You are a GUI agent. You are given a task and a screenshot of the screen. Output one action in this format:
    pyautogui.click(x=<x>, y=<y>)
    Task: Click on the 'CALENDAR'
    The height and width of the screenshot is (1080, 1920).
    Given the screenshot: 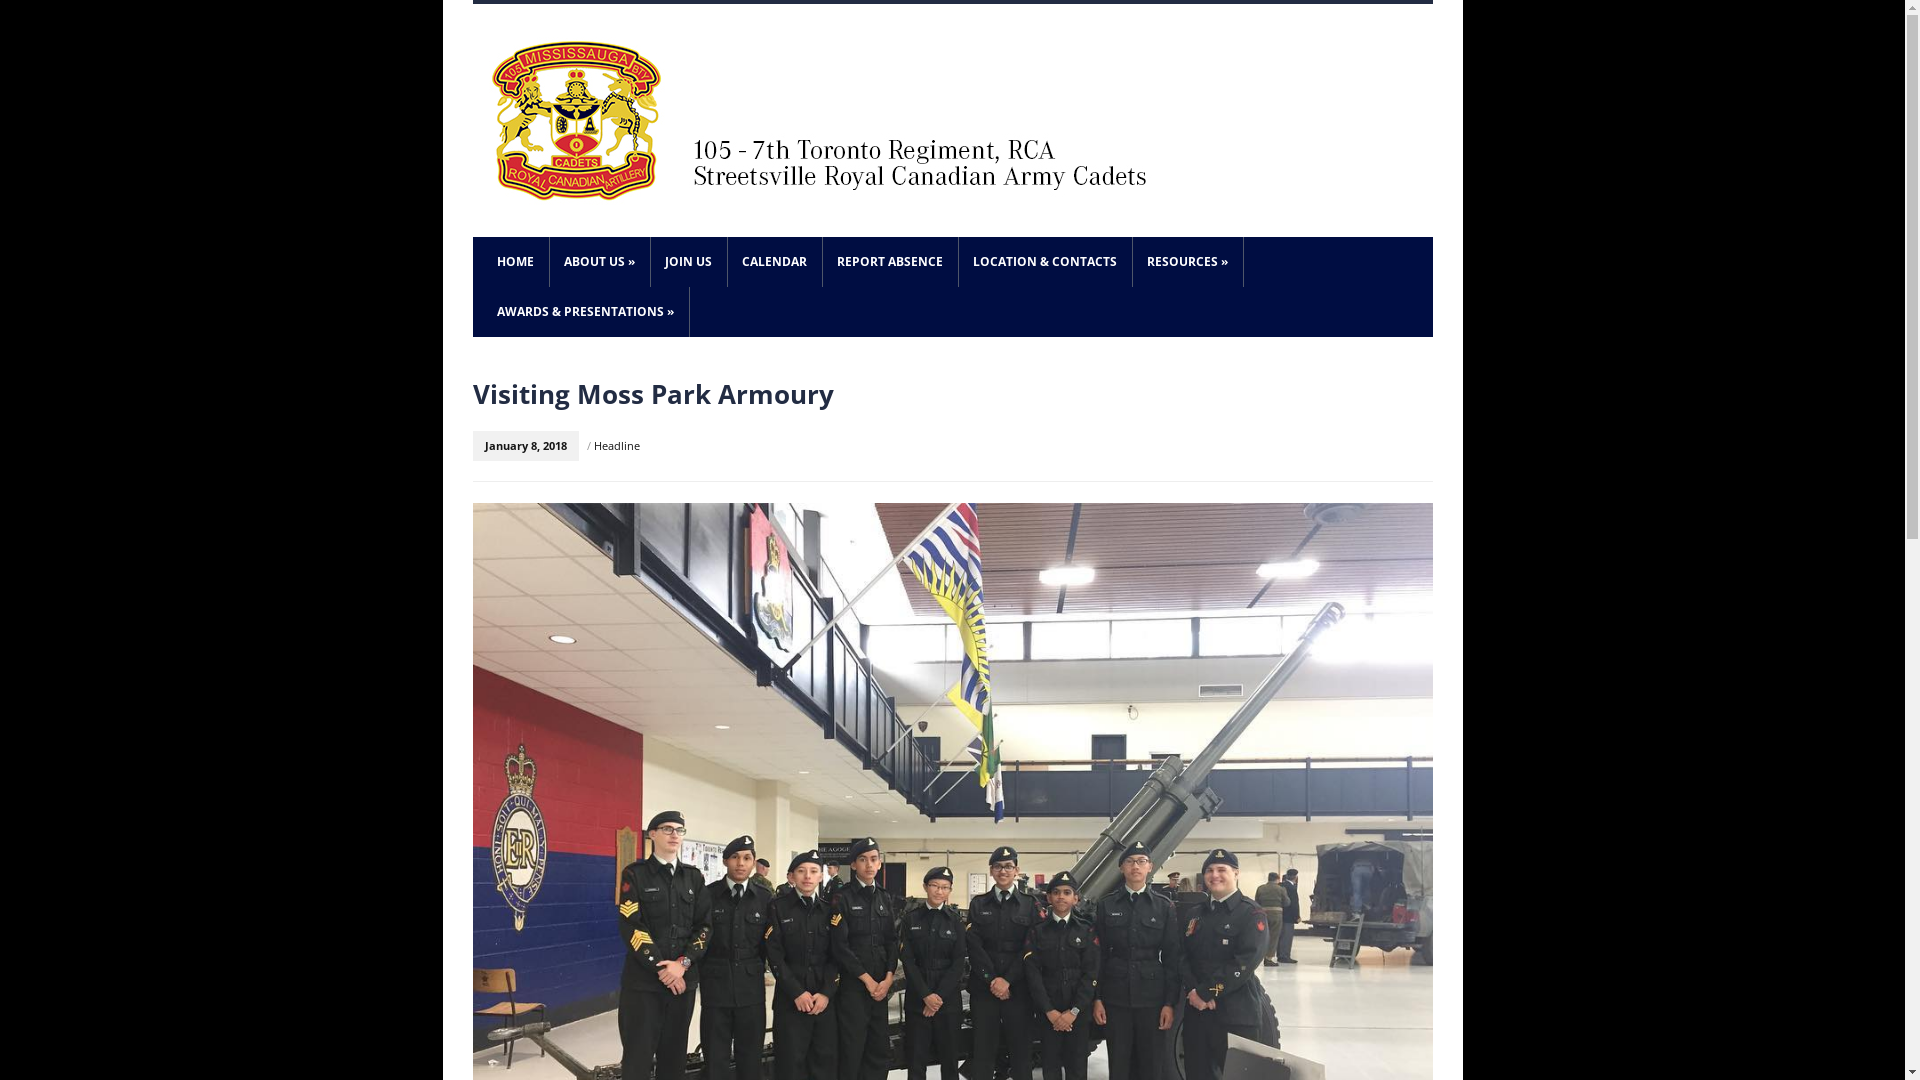 What is the action you would take?
    pyautogui.click(x=773, y=261)
    